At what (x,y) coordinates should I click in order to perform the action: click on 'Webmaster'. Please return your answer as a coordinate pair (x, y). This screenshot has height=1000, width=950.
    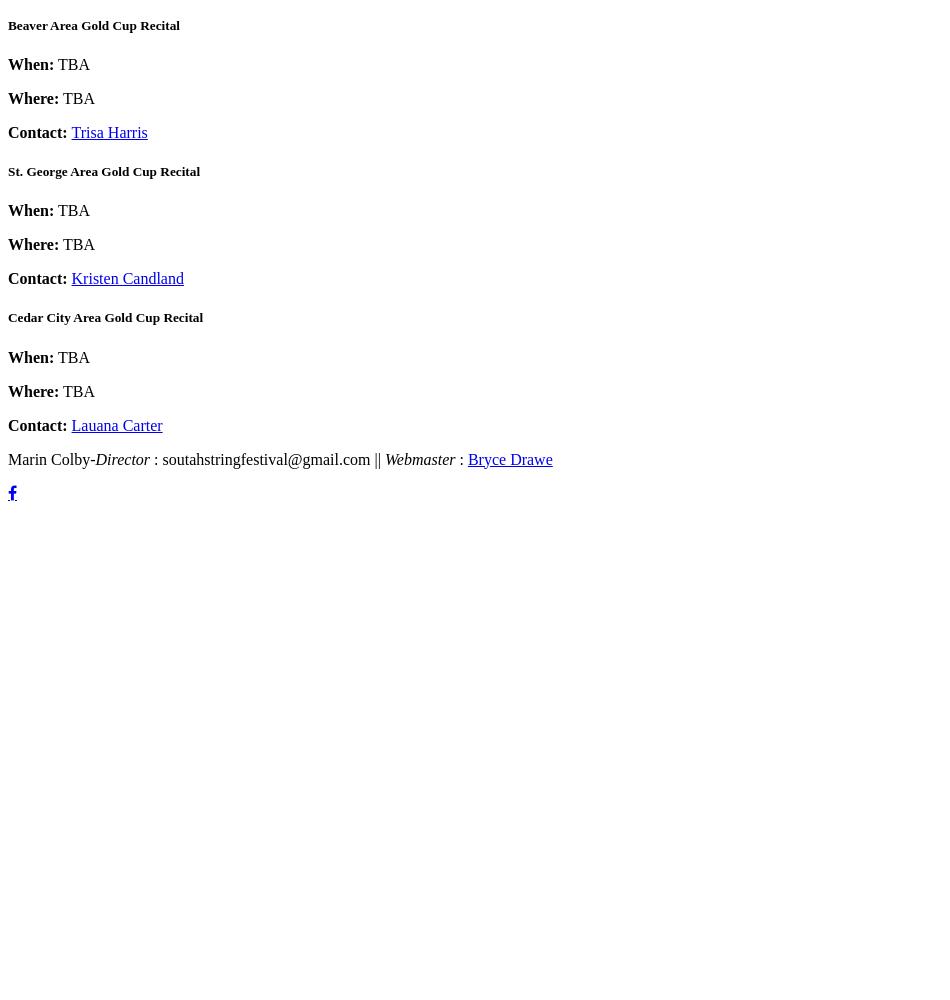
    Looking at the image, I should click on (420, 457).